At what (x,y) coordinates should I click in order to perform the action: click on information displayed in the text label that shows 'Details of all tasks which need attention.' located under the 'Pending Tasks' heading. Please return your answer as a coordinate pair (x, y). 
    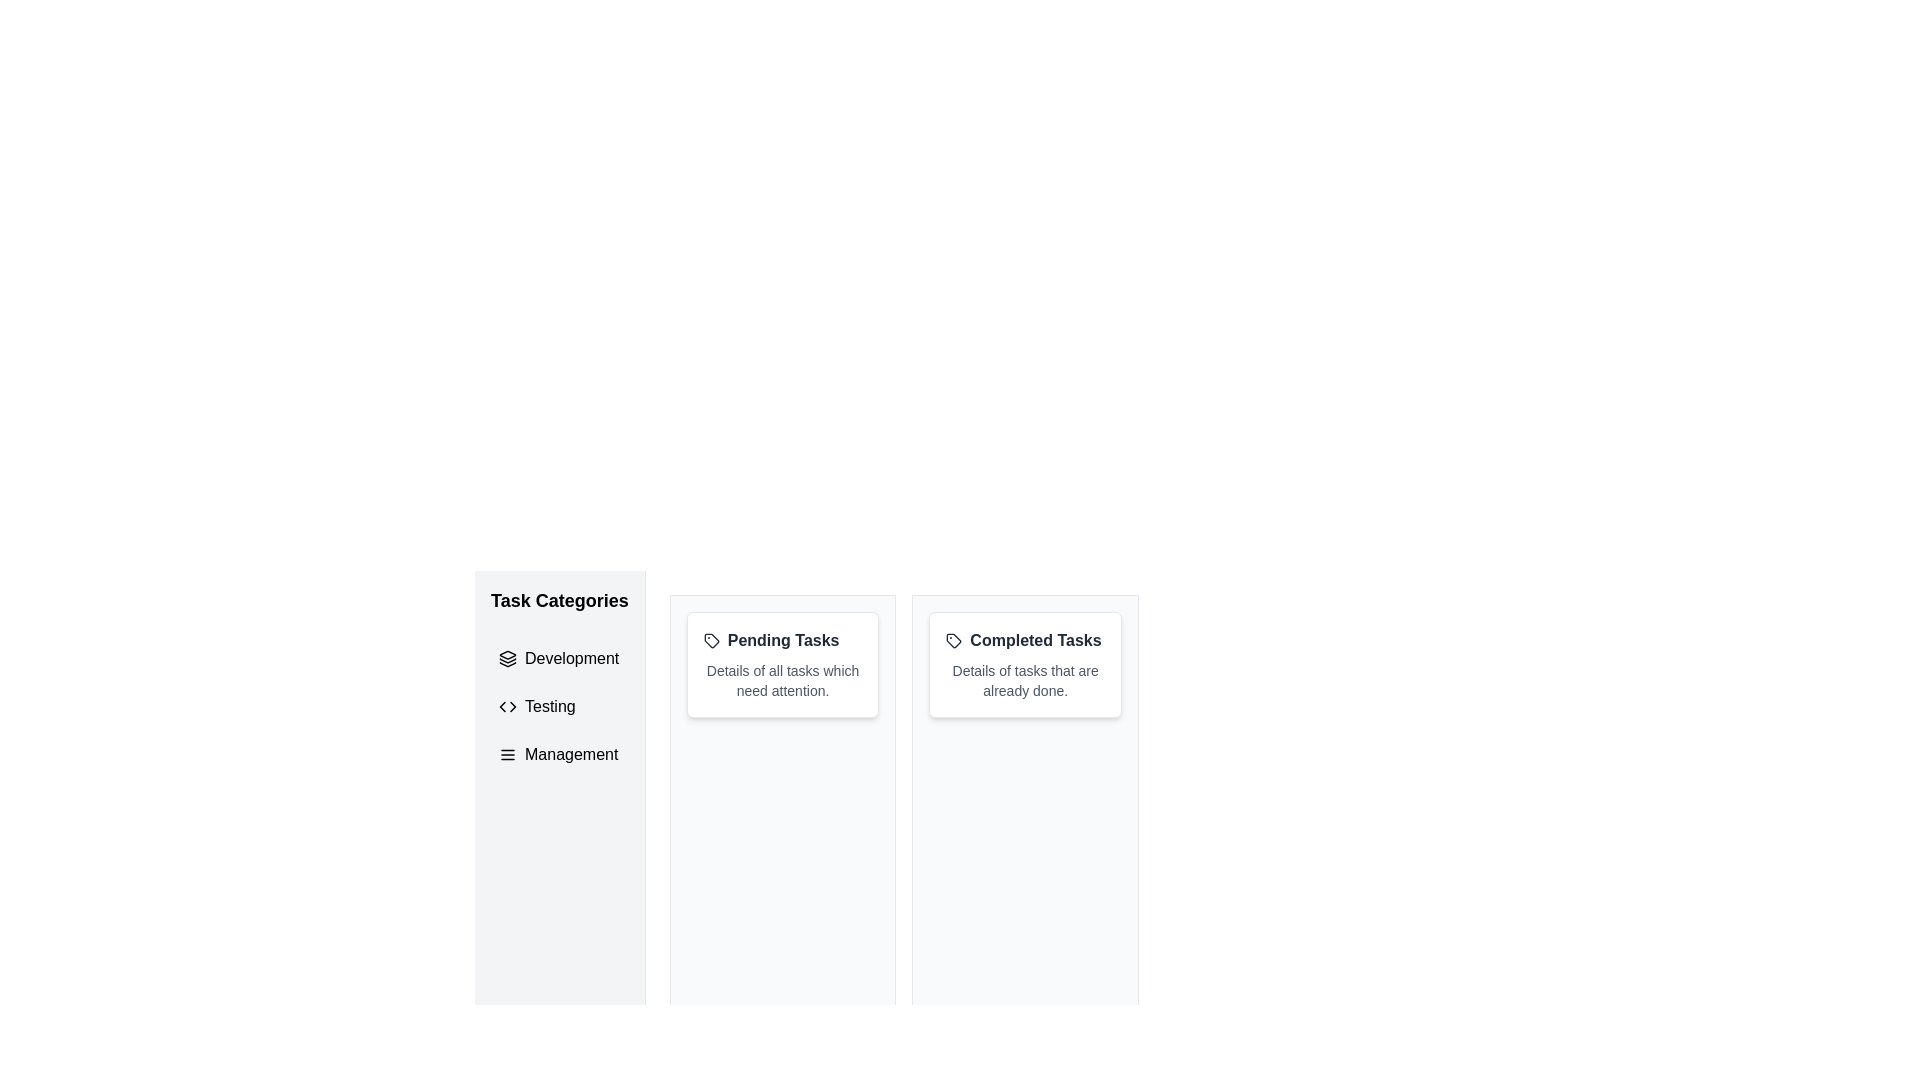
    Looking at the image, I should click on (781, 680).